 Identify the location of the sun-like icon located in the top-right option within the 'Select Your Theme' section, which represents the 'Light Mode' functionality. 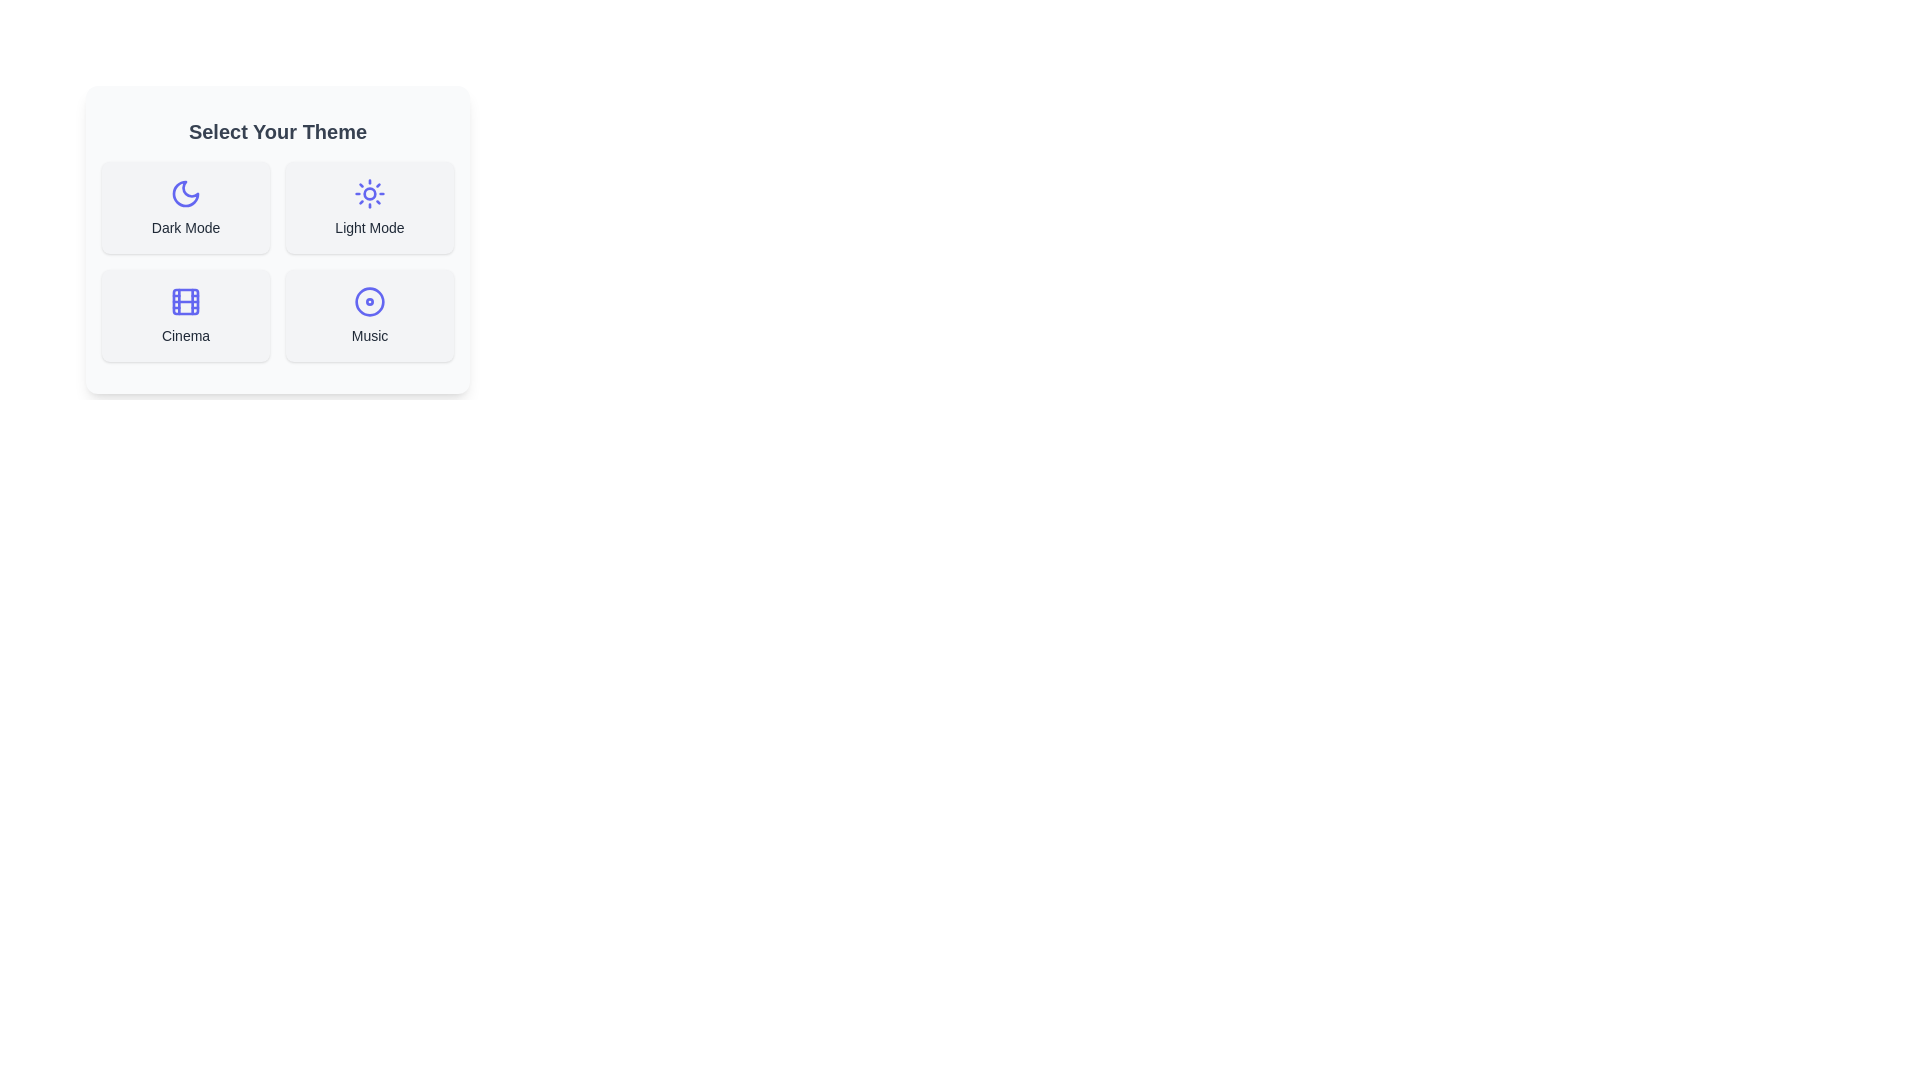
(369, 193).